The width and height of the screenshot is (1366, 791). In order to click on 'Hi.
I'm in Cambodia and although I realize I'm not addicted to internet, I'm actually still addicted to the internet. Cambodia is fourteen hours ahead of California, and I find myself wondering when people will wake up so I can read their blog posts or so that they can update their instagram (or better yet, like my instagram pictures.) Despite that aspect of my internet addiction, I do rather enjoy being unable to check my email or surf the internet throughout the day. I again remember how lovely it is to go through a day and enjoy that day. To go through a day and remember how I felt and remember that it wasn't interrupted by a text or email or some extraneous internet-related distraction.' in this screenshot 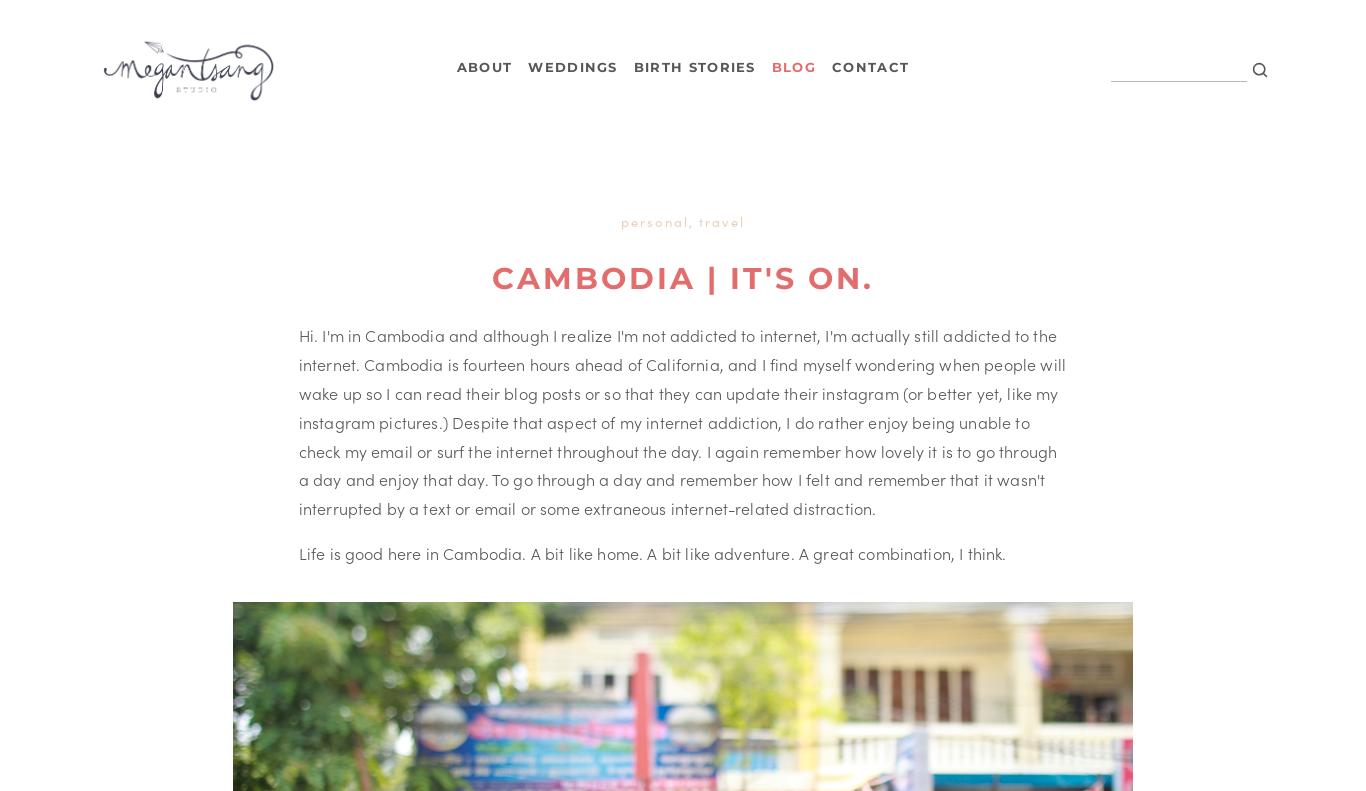, I will do `click(681, 421)`.